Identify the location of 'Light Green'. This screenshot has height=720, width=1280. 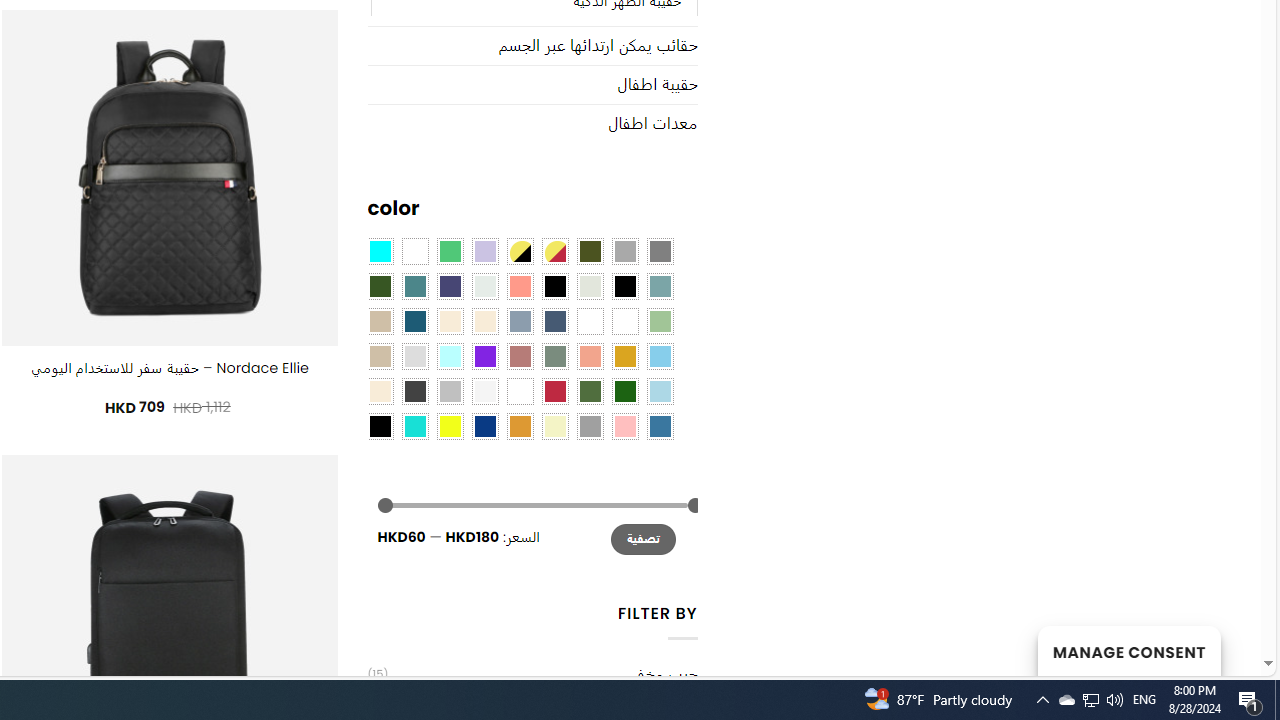
(659, 320).